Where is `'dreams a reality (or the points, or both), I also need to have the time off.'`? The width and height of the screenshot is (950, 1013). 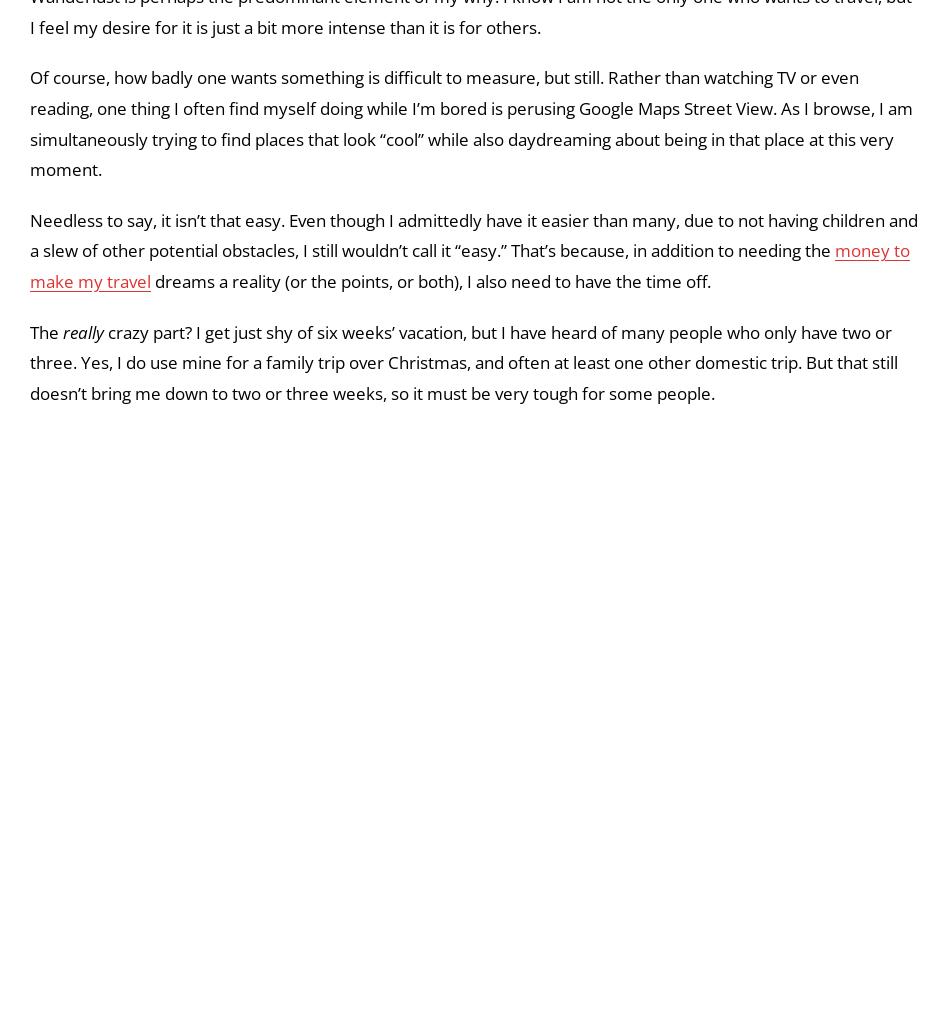 'dreams a reality (or the points, or both), I also need to have the time off.' is located at coordinates (430, 502).